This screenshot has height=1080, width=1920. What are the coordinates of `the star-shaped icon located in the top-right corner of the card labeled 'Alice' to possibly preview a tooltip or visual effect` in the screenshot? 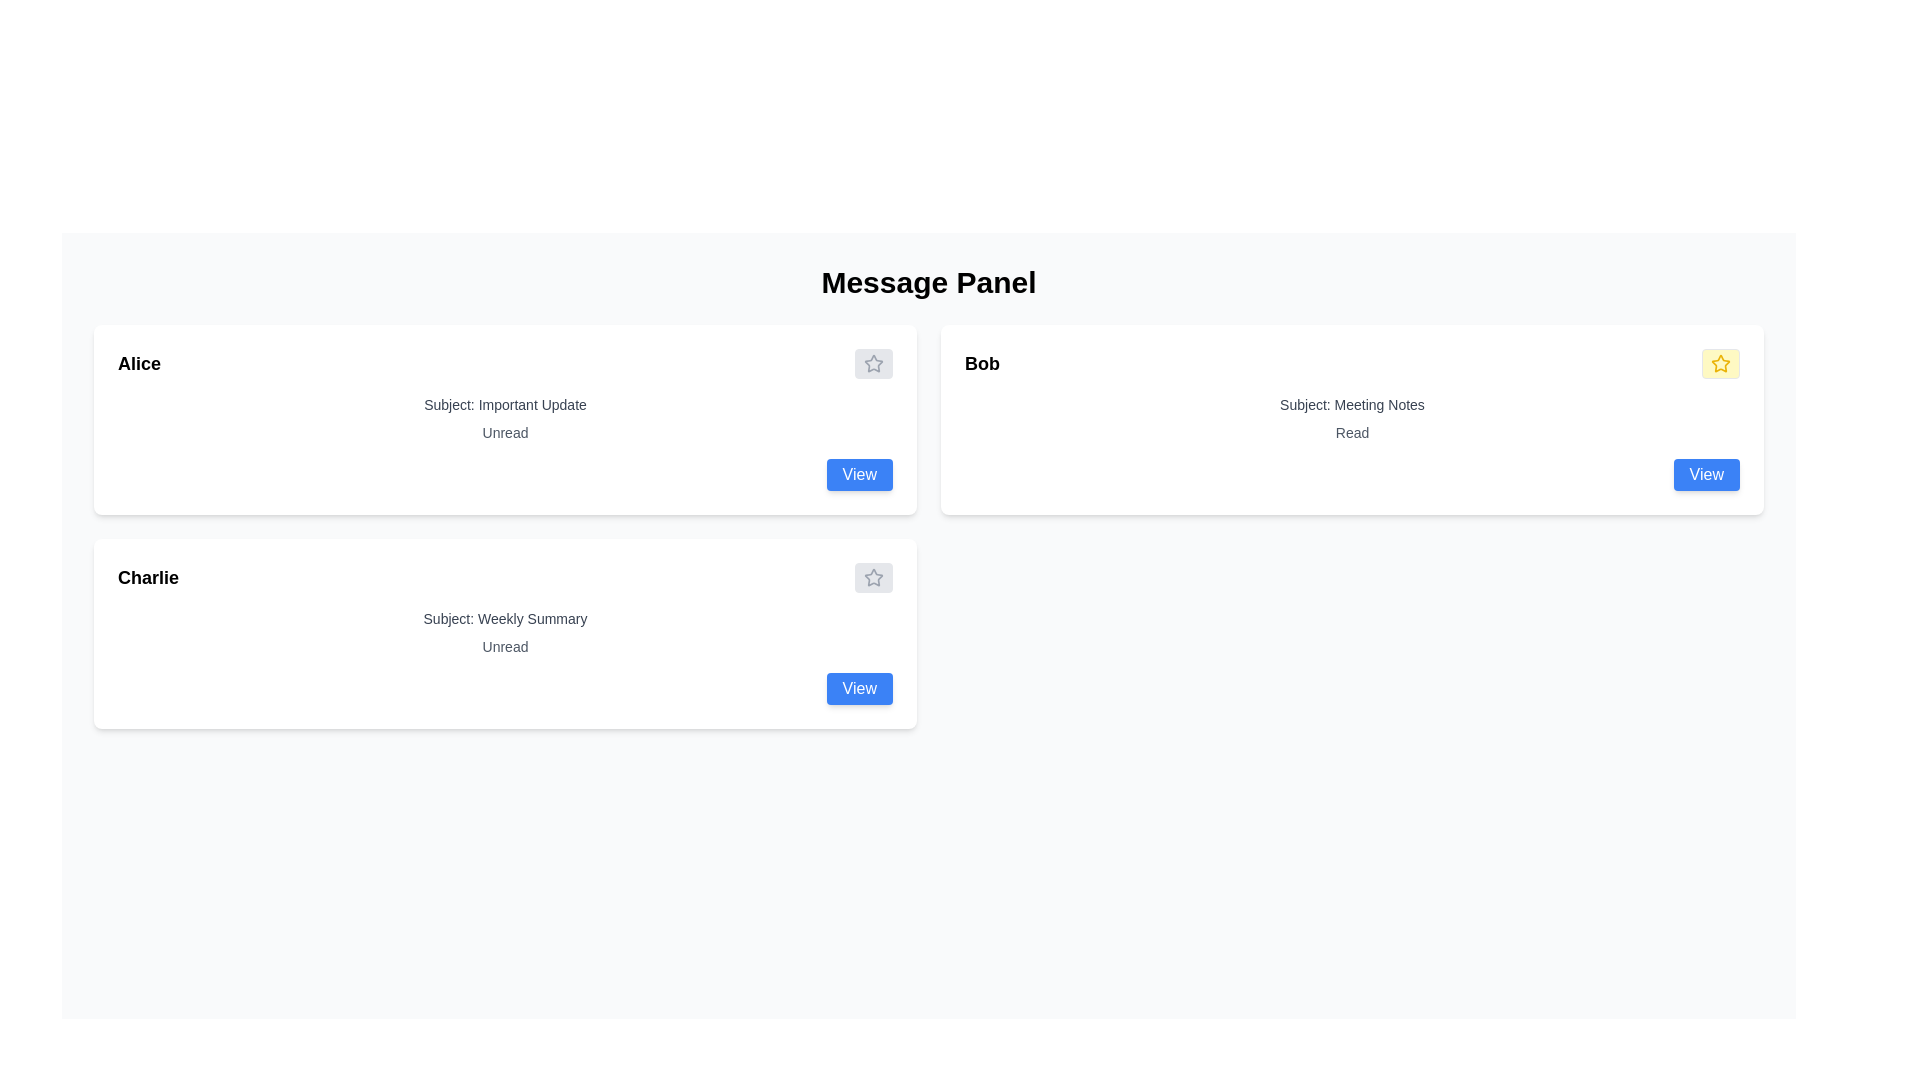 It's located at (873, 363).